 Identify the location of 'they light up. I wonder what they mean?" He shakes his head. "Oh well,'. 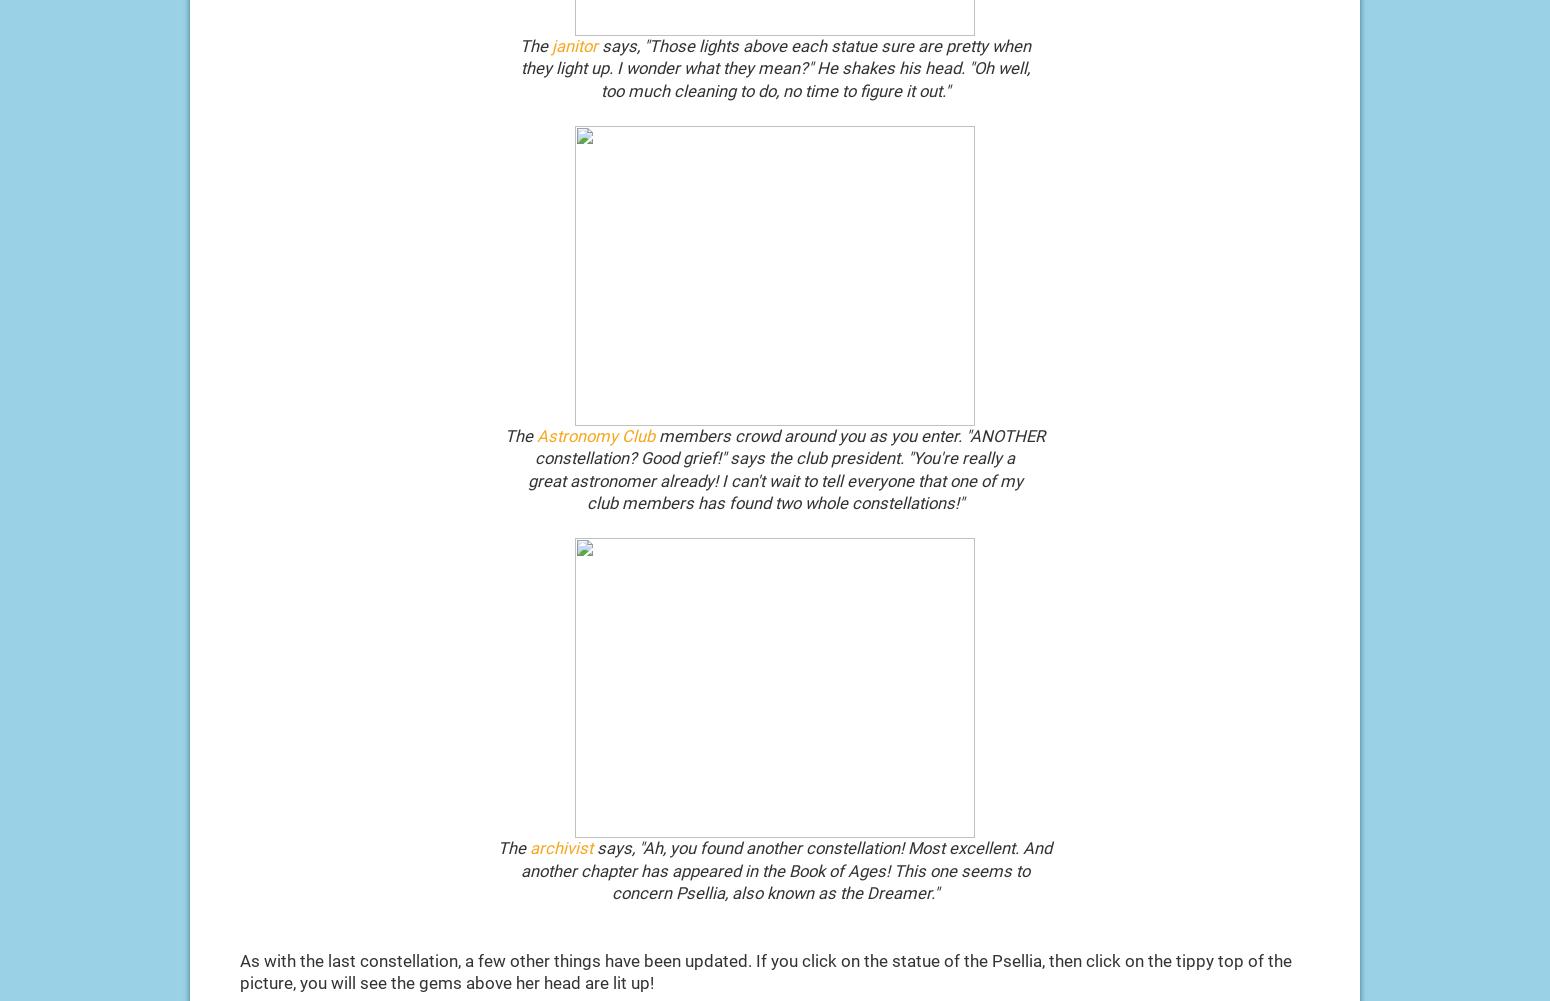
(774, 68).